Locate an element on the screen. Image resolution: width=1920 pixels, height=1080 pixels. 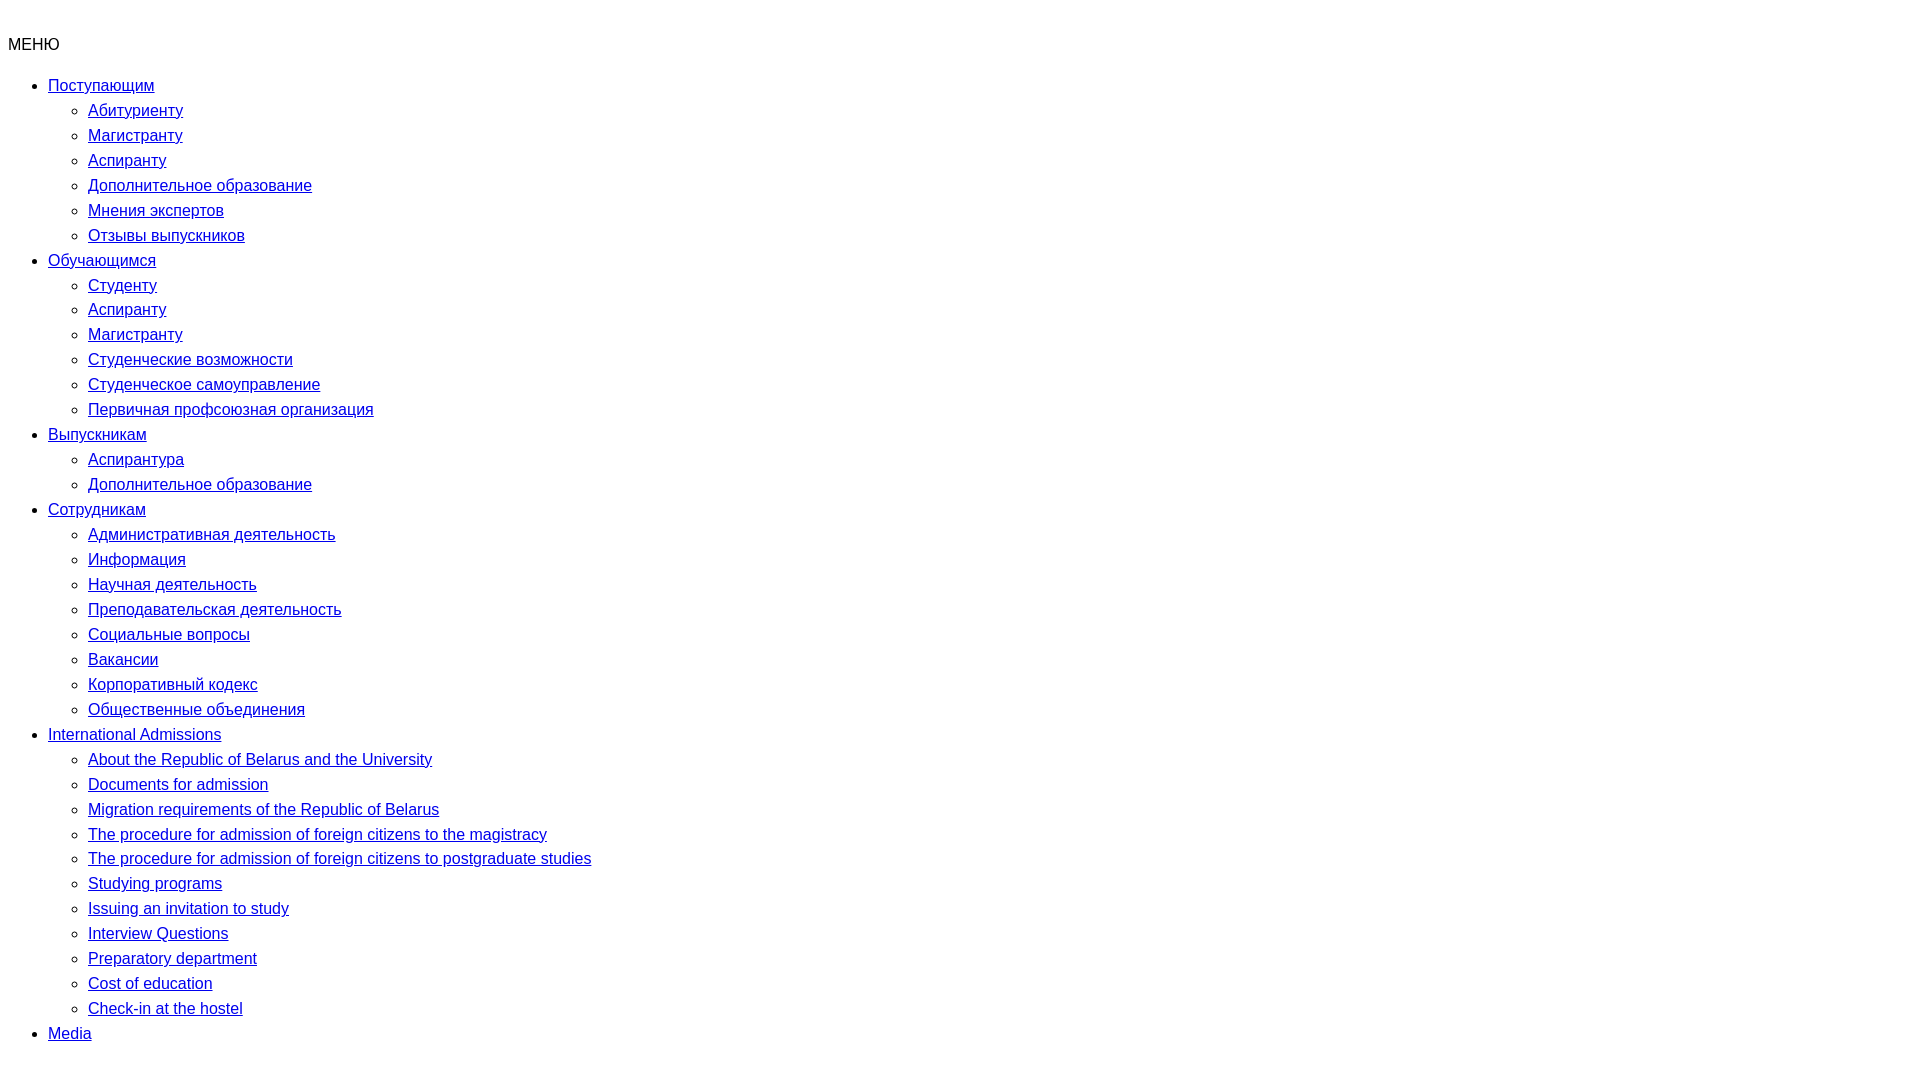
'Documents for admission' is located at coordinates (178, 783).